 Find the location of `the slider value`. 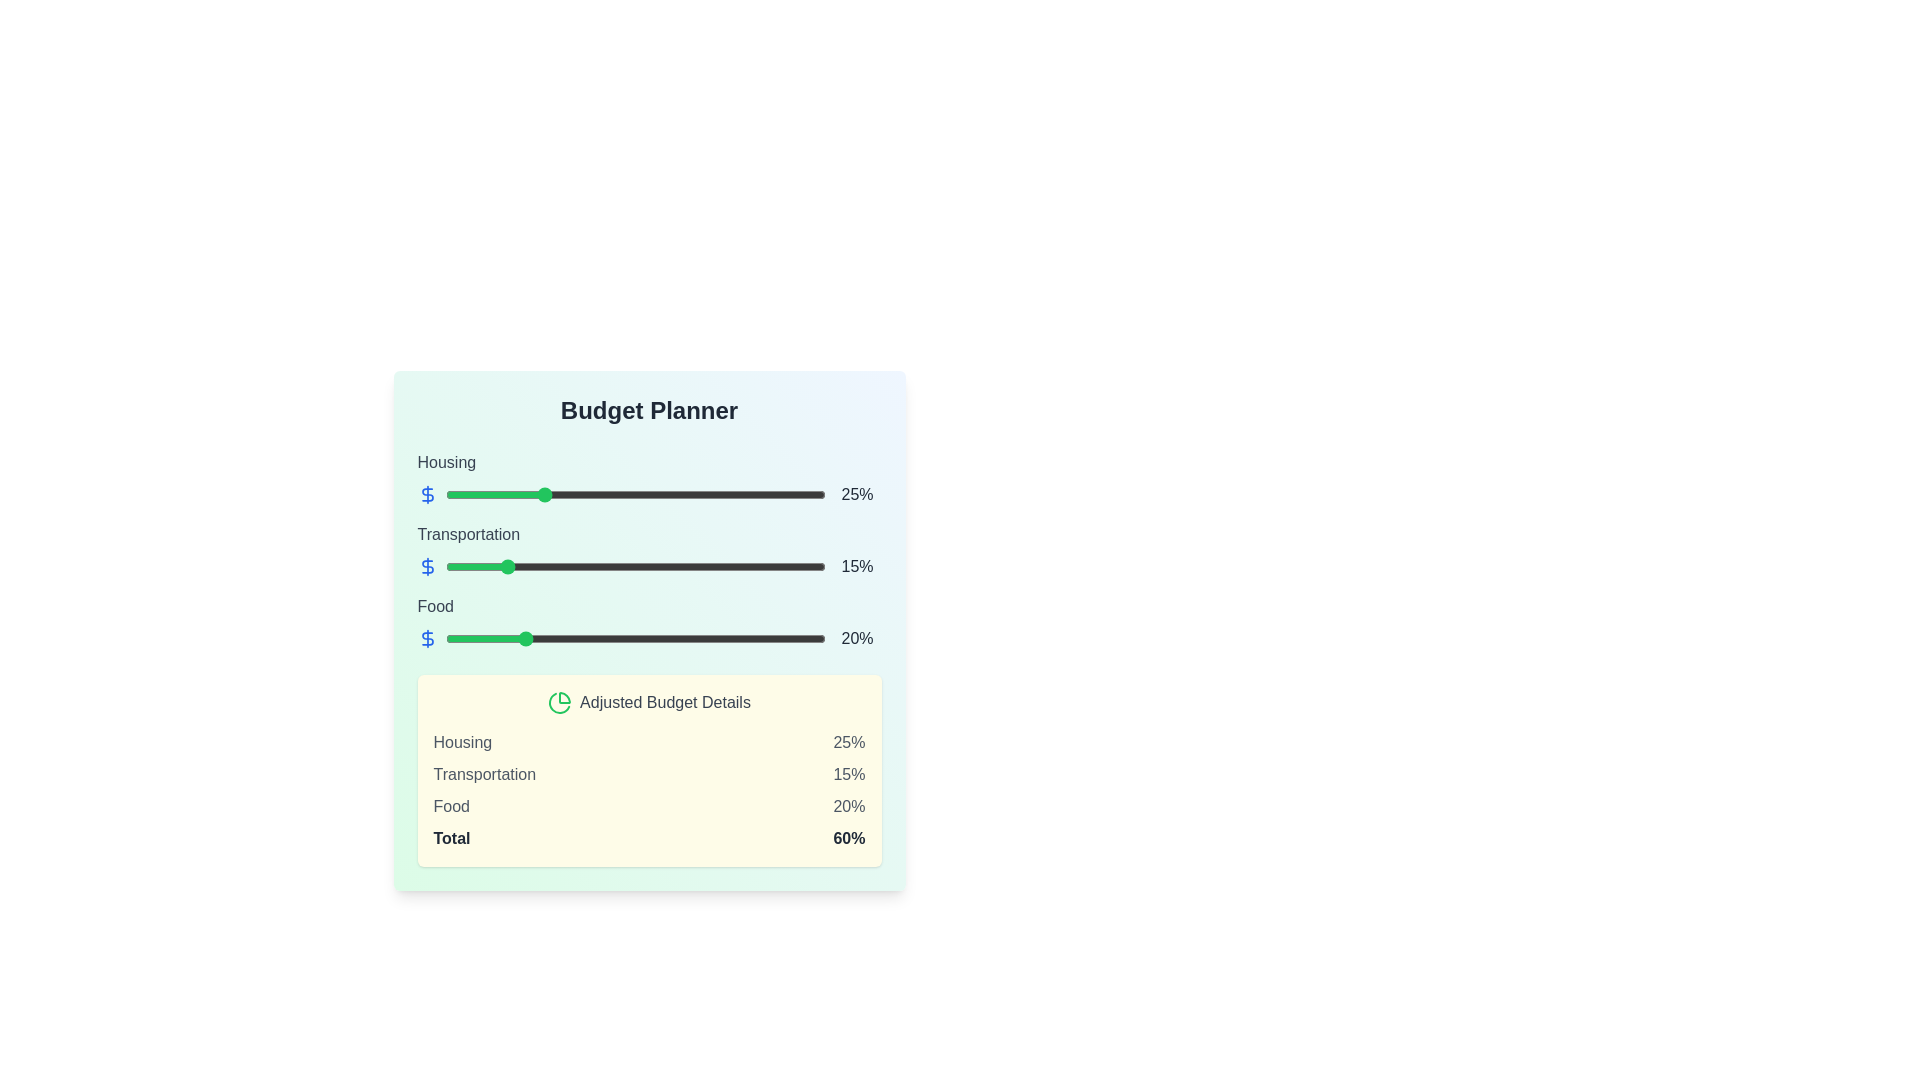

the slider value is located at coordinates (463, 639).